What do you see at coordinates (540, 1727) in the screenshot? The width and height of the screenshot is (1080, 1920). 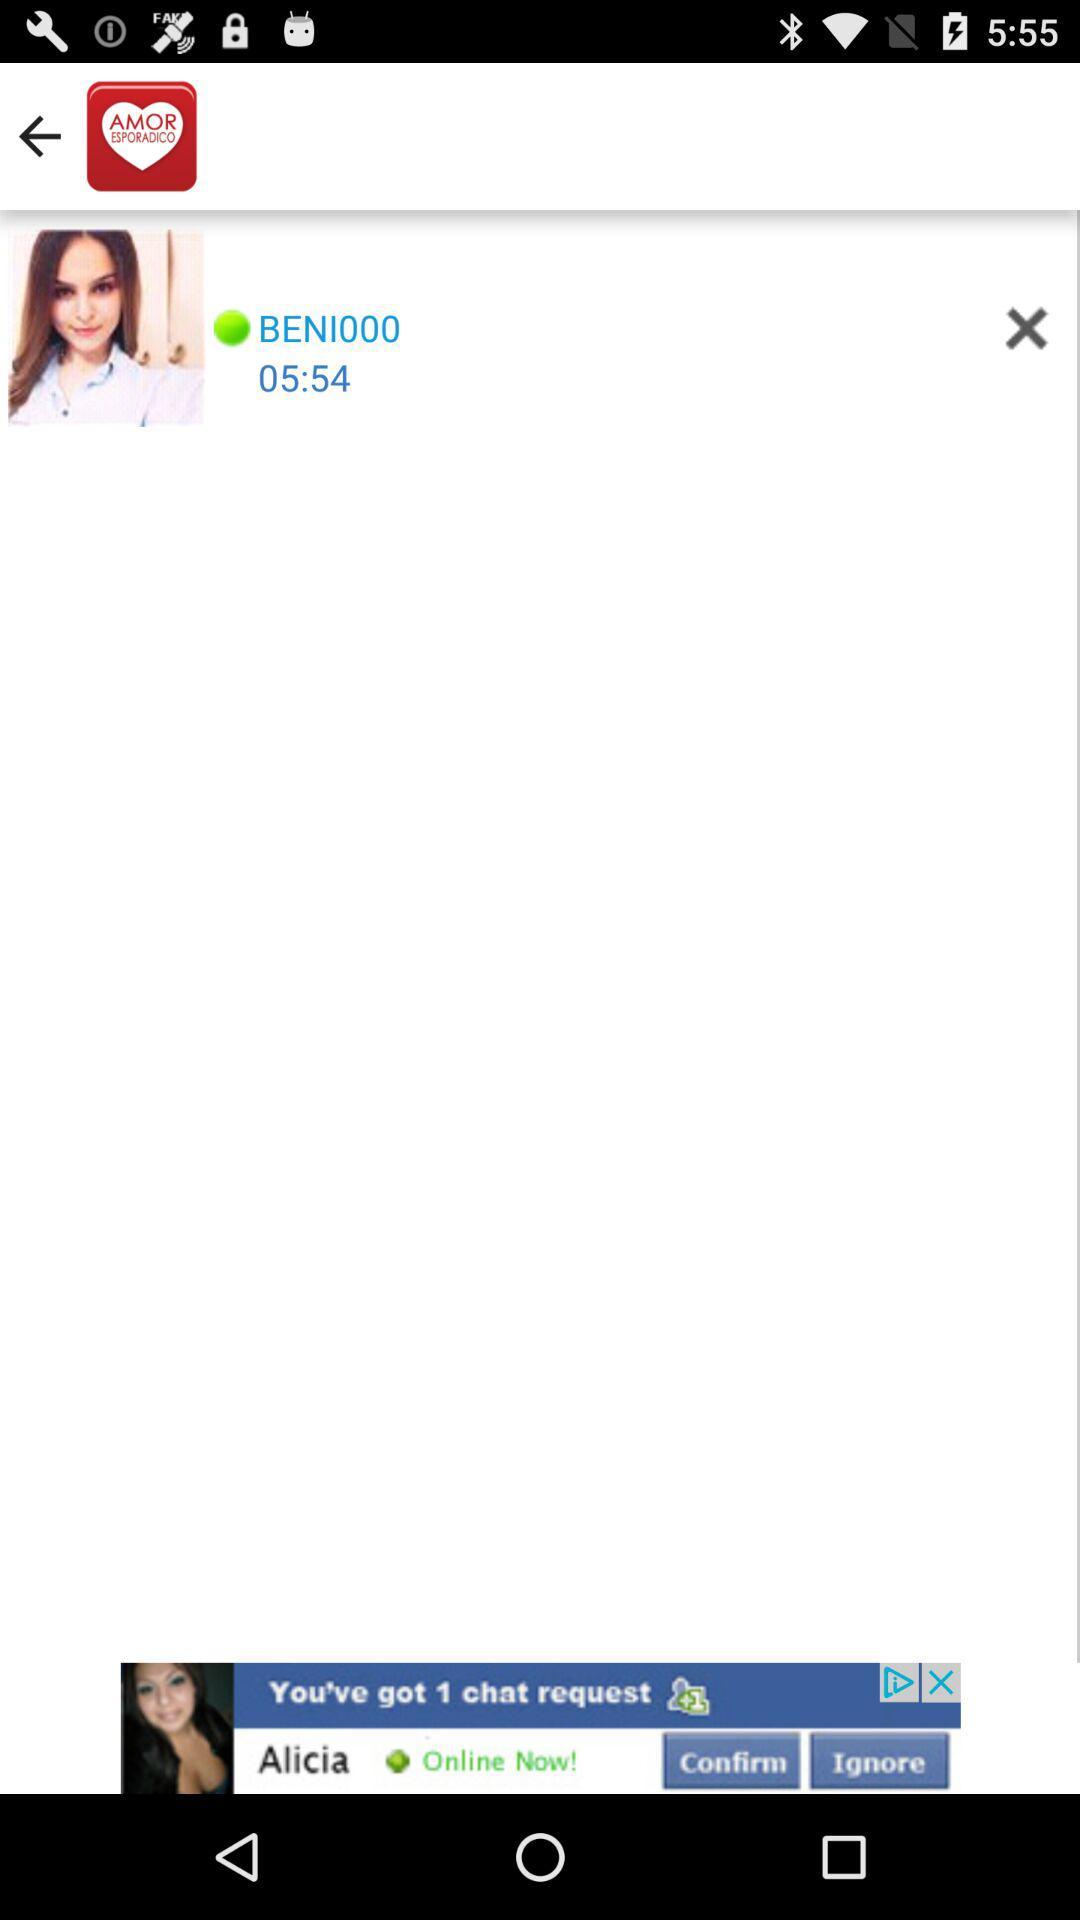 I see `details about advertisement` at bounding box center [540, 1727].